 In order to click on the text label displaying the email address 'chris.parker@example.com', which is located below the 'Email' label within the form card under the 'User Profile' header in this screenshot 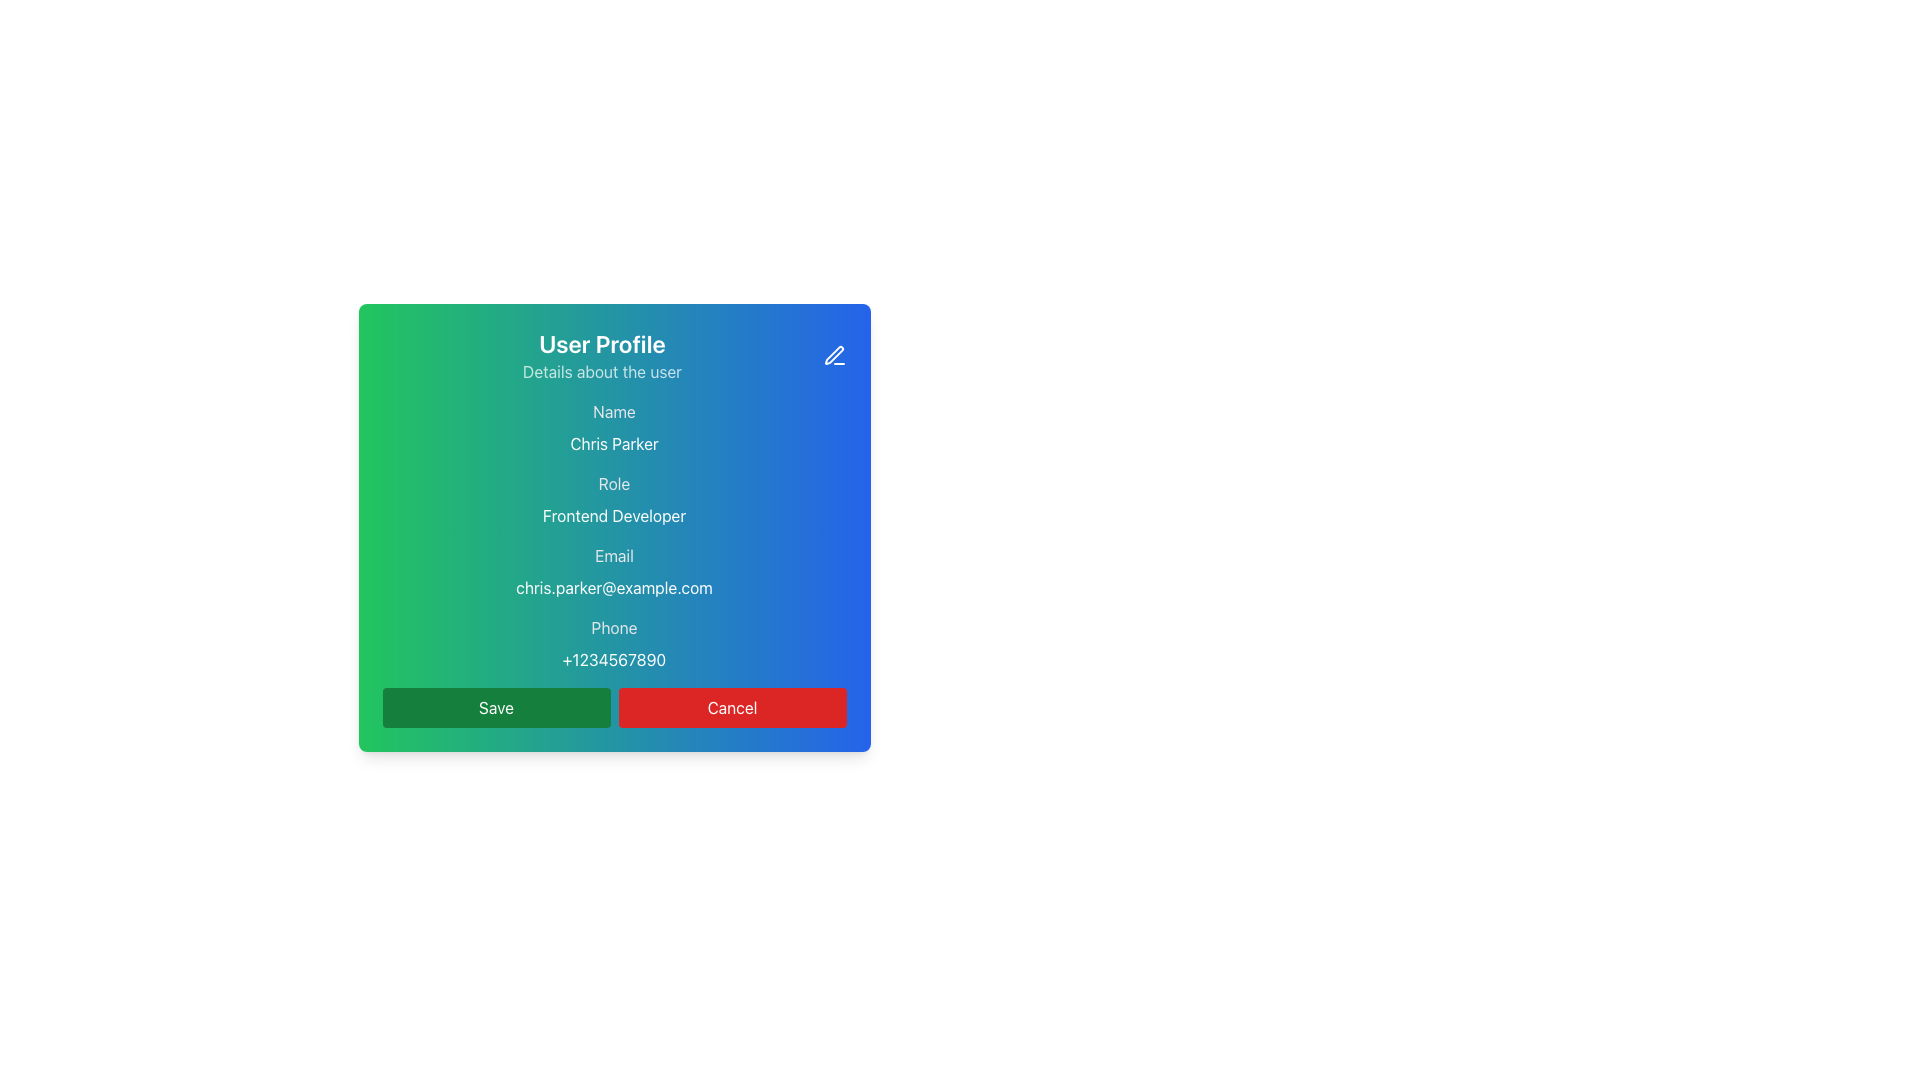, I will do `click(613, 586)`.